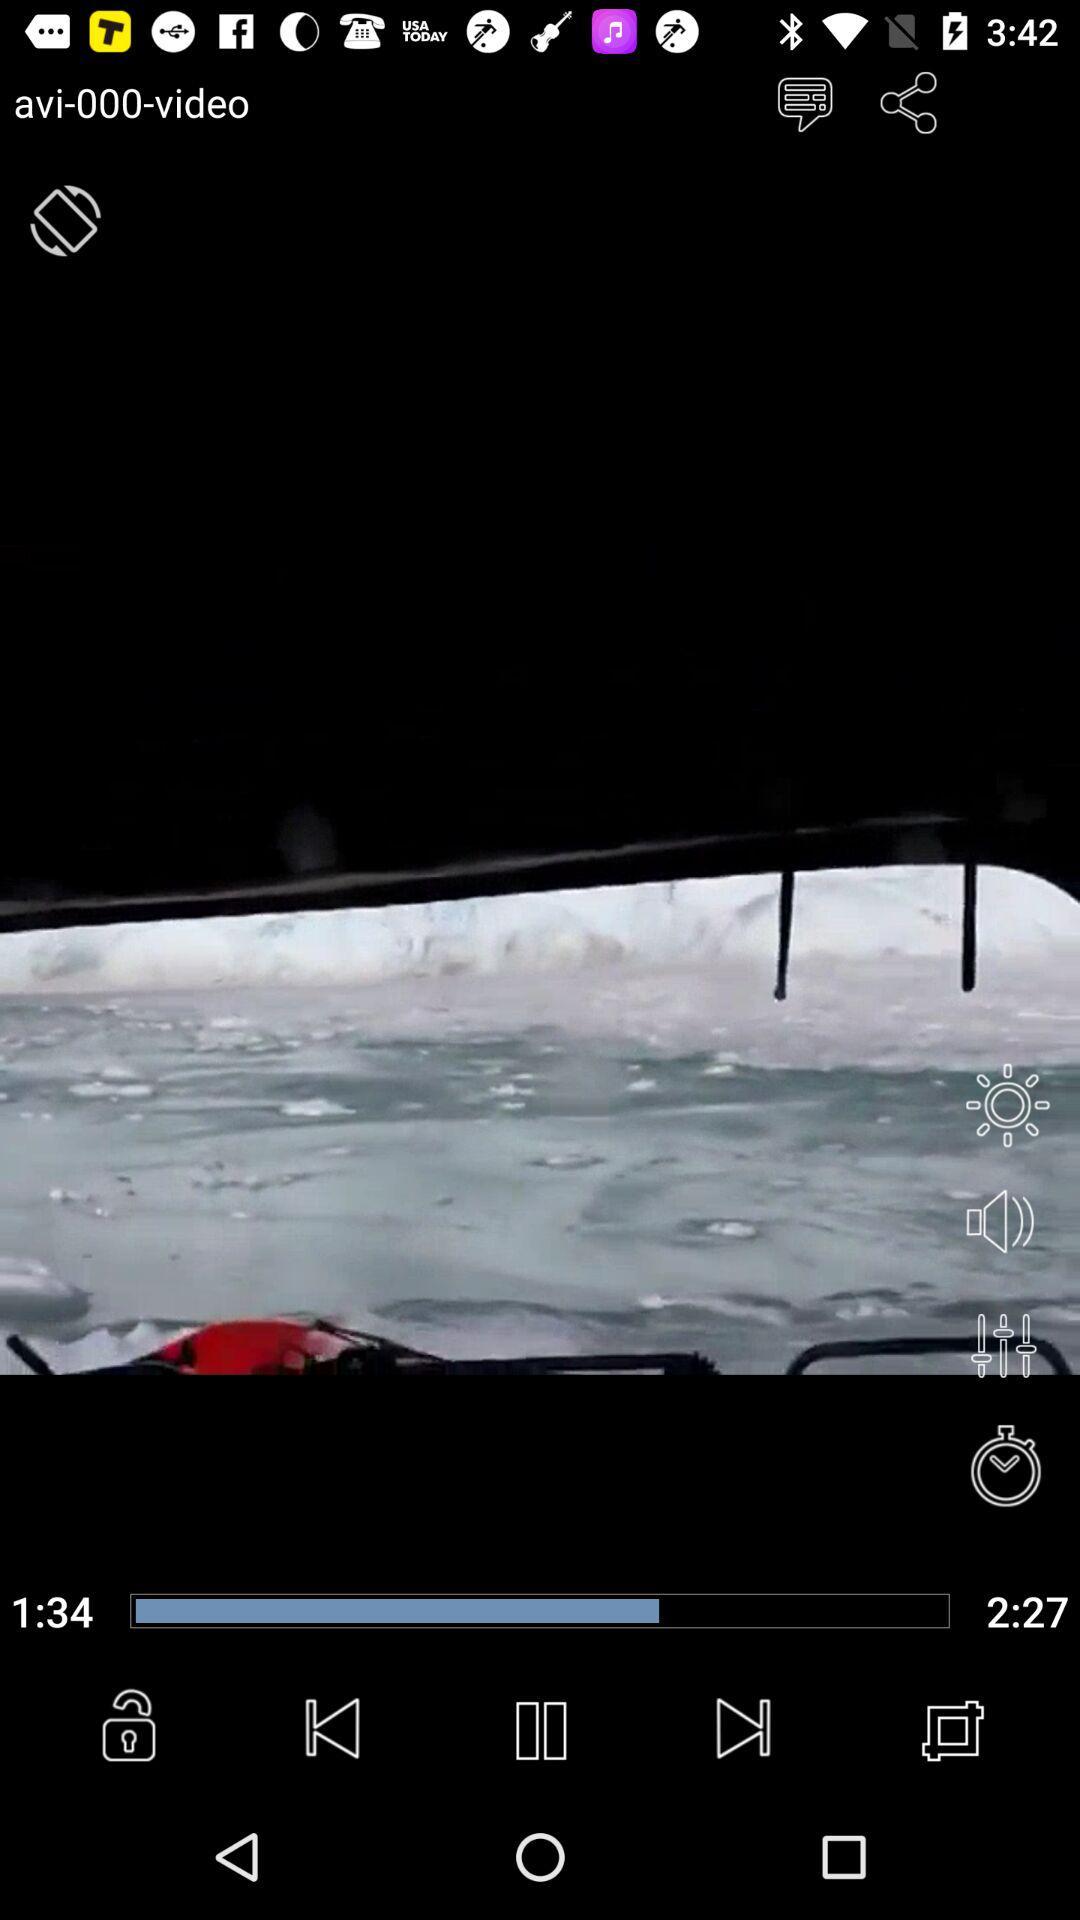 Image resolution: width=1080 pixels, height=1920 pixels. Describe the element at coordinates (745, 1730) in the screenshot. I see `next` at that location.